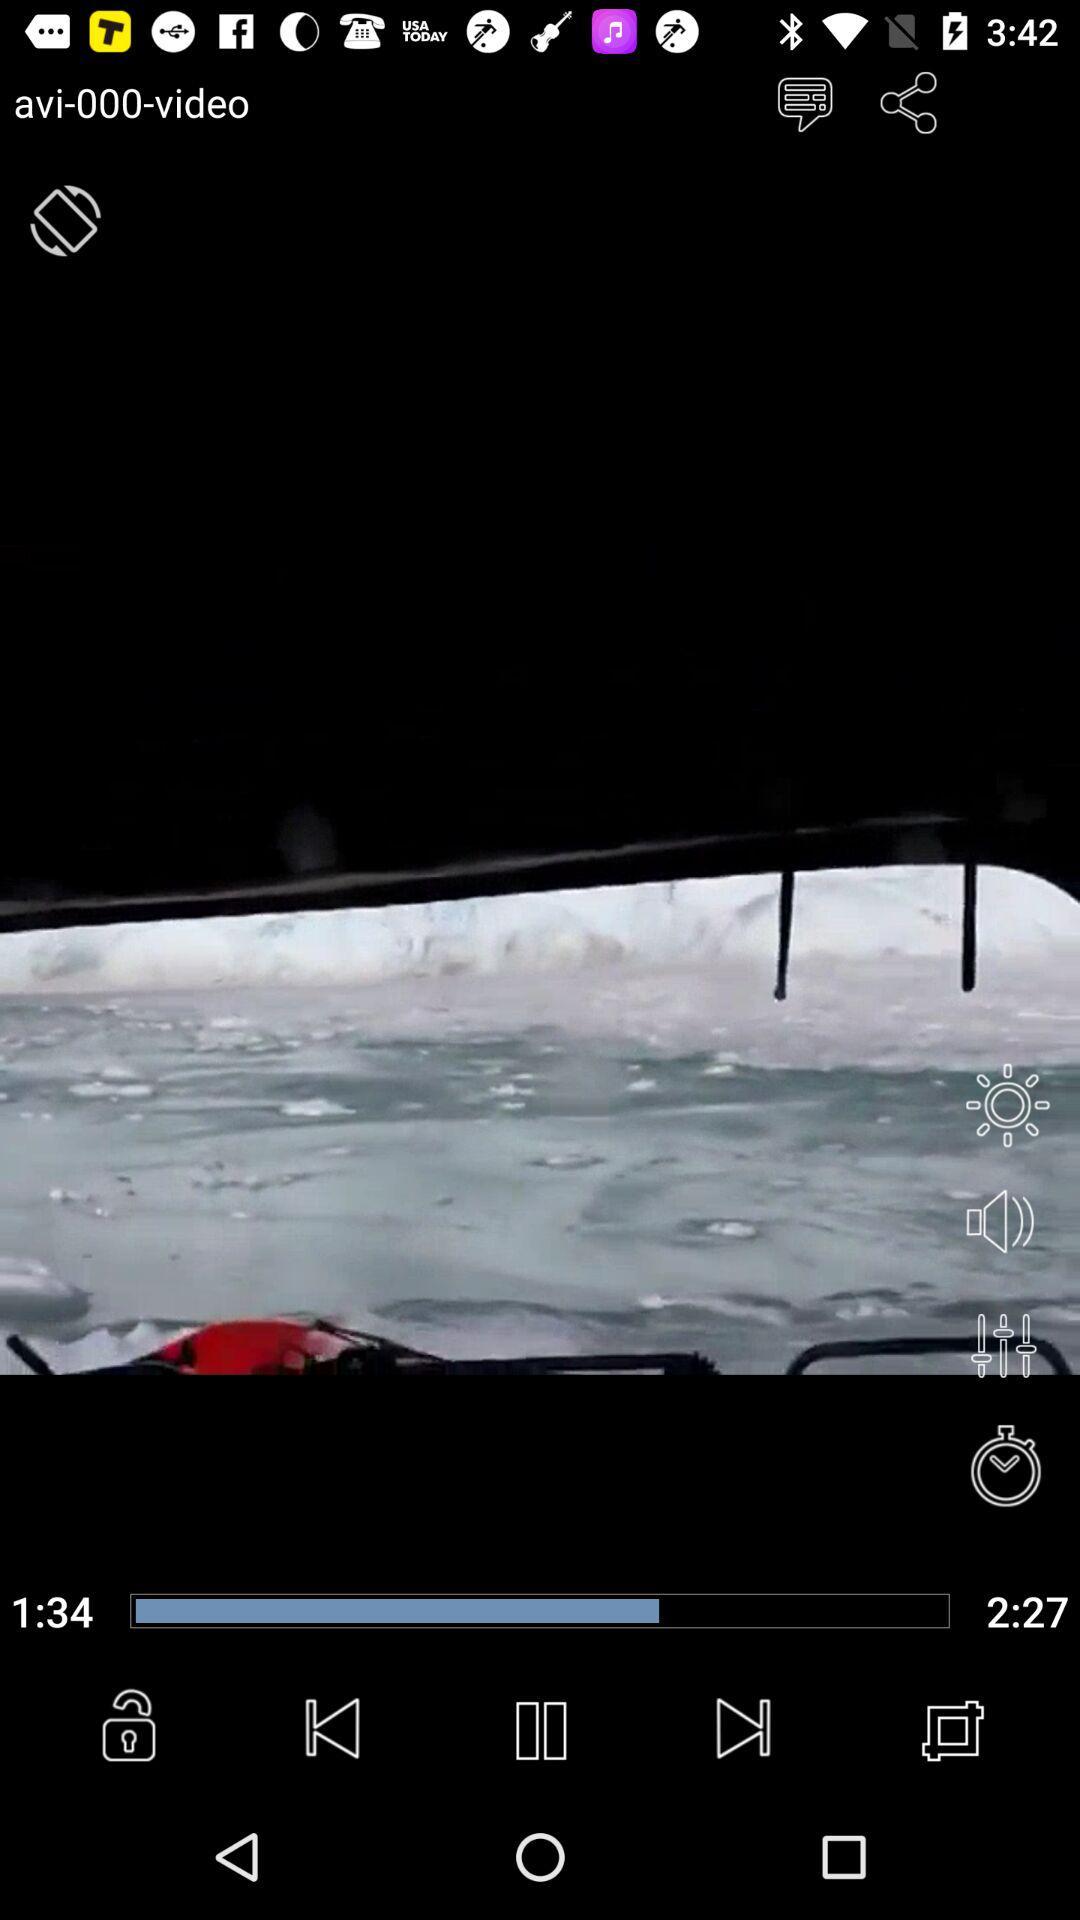 Image resolution: width=1080 pixels, height=1920 pixels. Describe the element at coordinates (745, 1730) in the screenshot. I see `next` at that location.